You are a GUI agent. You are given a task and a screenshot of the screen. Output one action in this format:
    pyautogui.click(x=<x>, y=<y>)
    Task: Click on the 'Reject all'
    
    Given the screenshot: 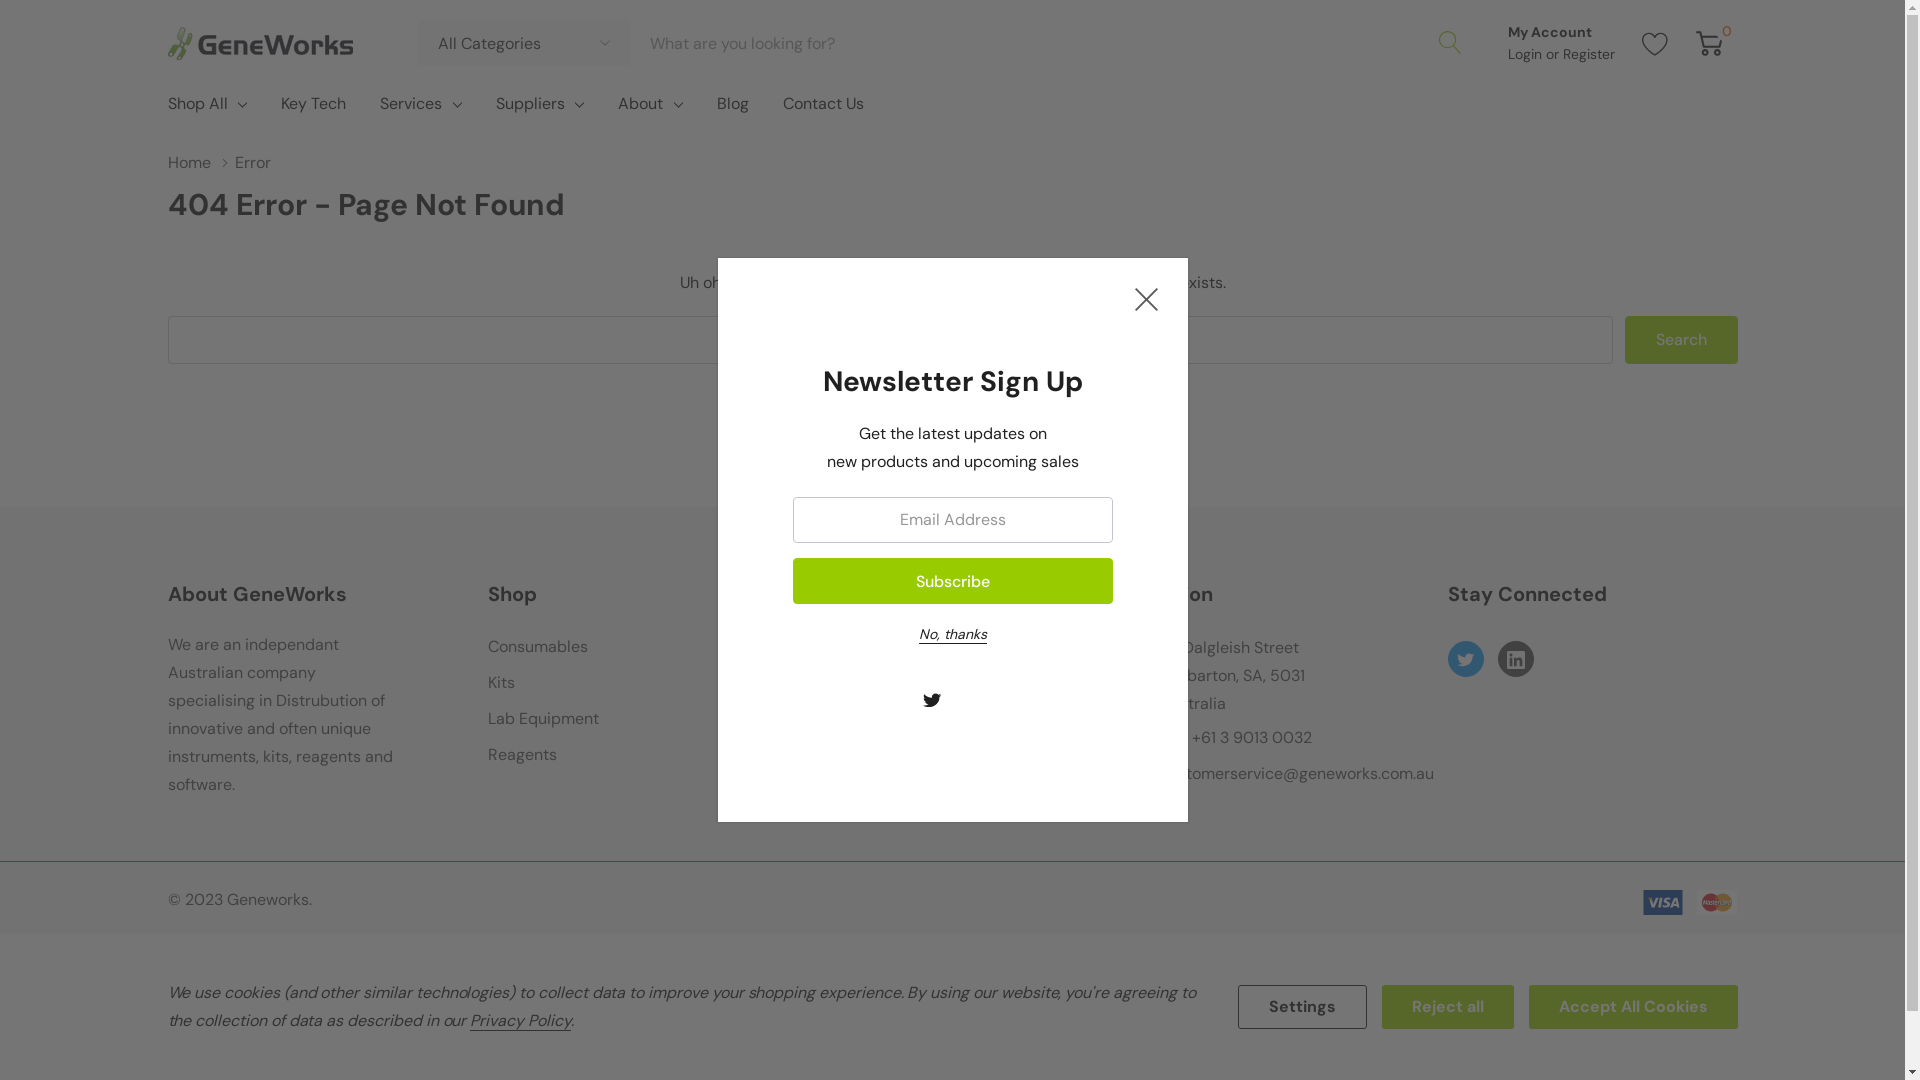 What is the action you would take?
    pyautogui.click(x=1448, y=1006)
    